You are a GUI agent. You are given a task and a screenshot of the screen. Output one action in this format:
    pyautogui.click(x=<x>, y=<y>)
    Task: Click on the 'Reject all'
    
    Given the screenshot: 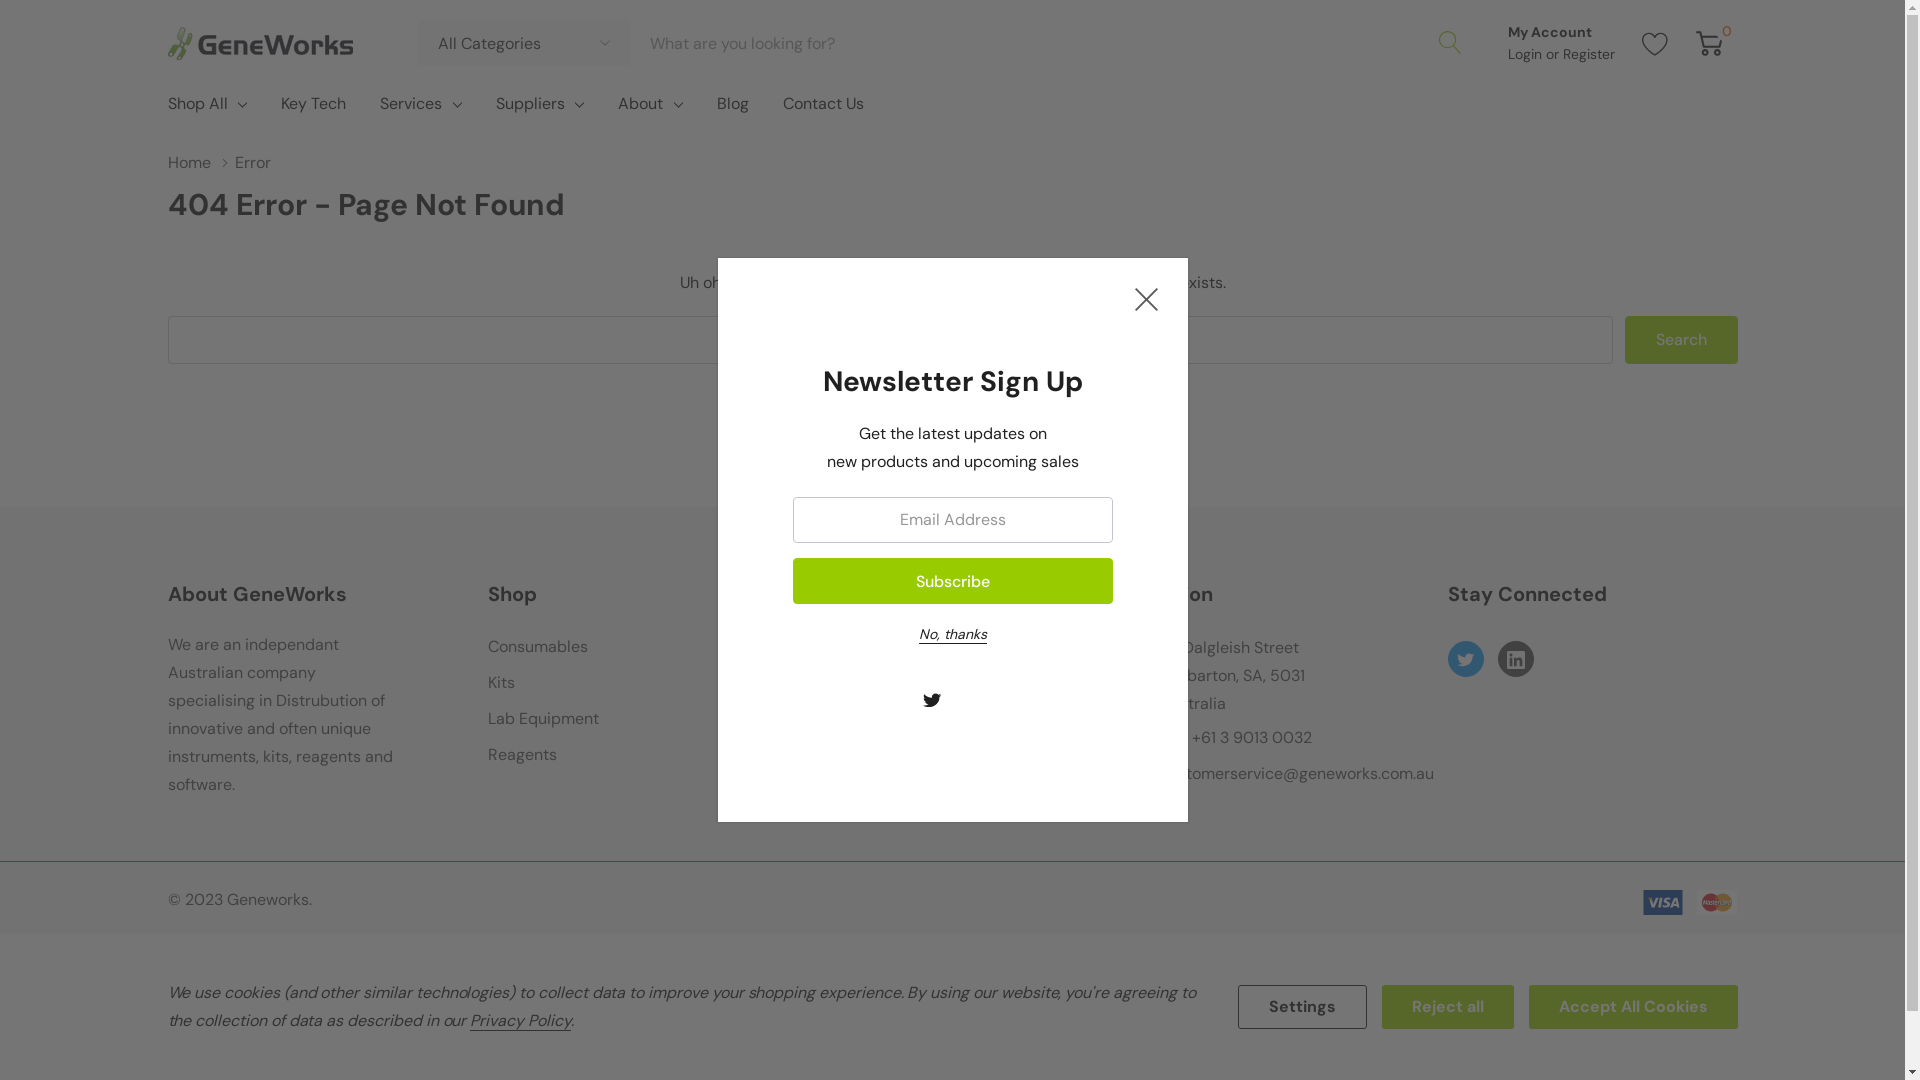 What is the action you would take?
    pyautogui.click(x=1448, y=1006)
    